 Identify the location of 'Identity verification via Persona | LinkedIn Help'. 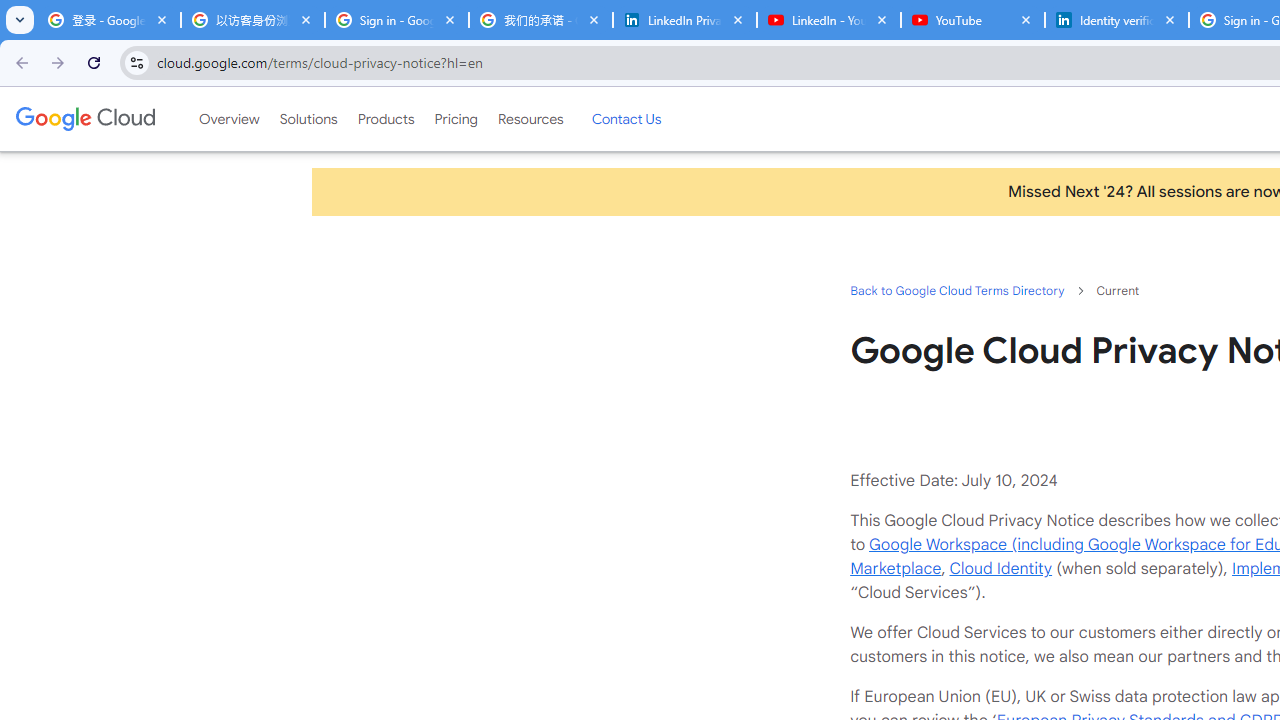
(1115, 20).